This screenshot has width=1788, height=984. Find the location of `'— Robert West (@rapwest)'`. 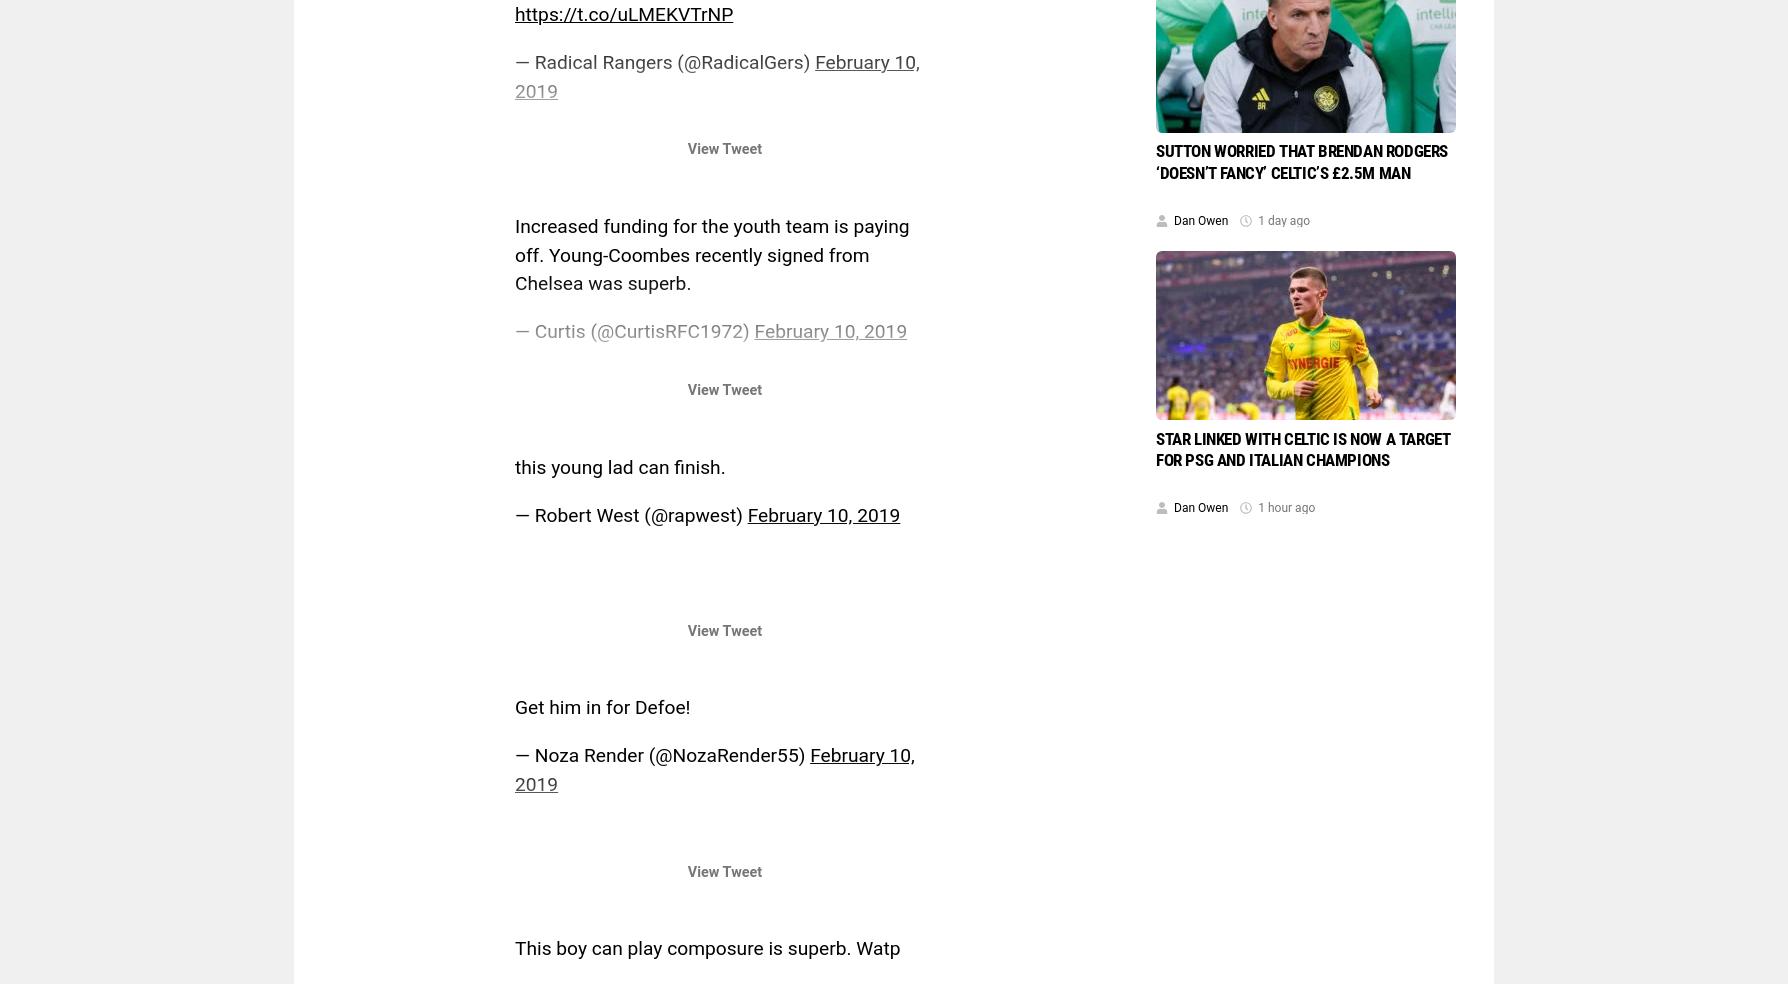

'— Robert West (@rapwest)' is located at coordinates (514, 513).